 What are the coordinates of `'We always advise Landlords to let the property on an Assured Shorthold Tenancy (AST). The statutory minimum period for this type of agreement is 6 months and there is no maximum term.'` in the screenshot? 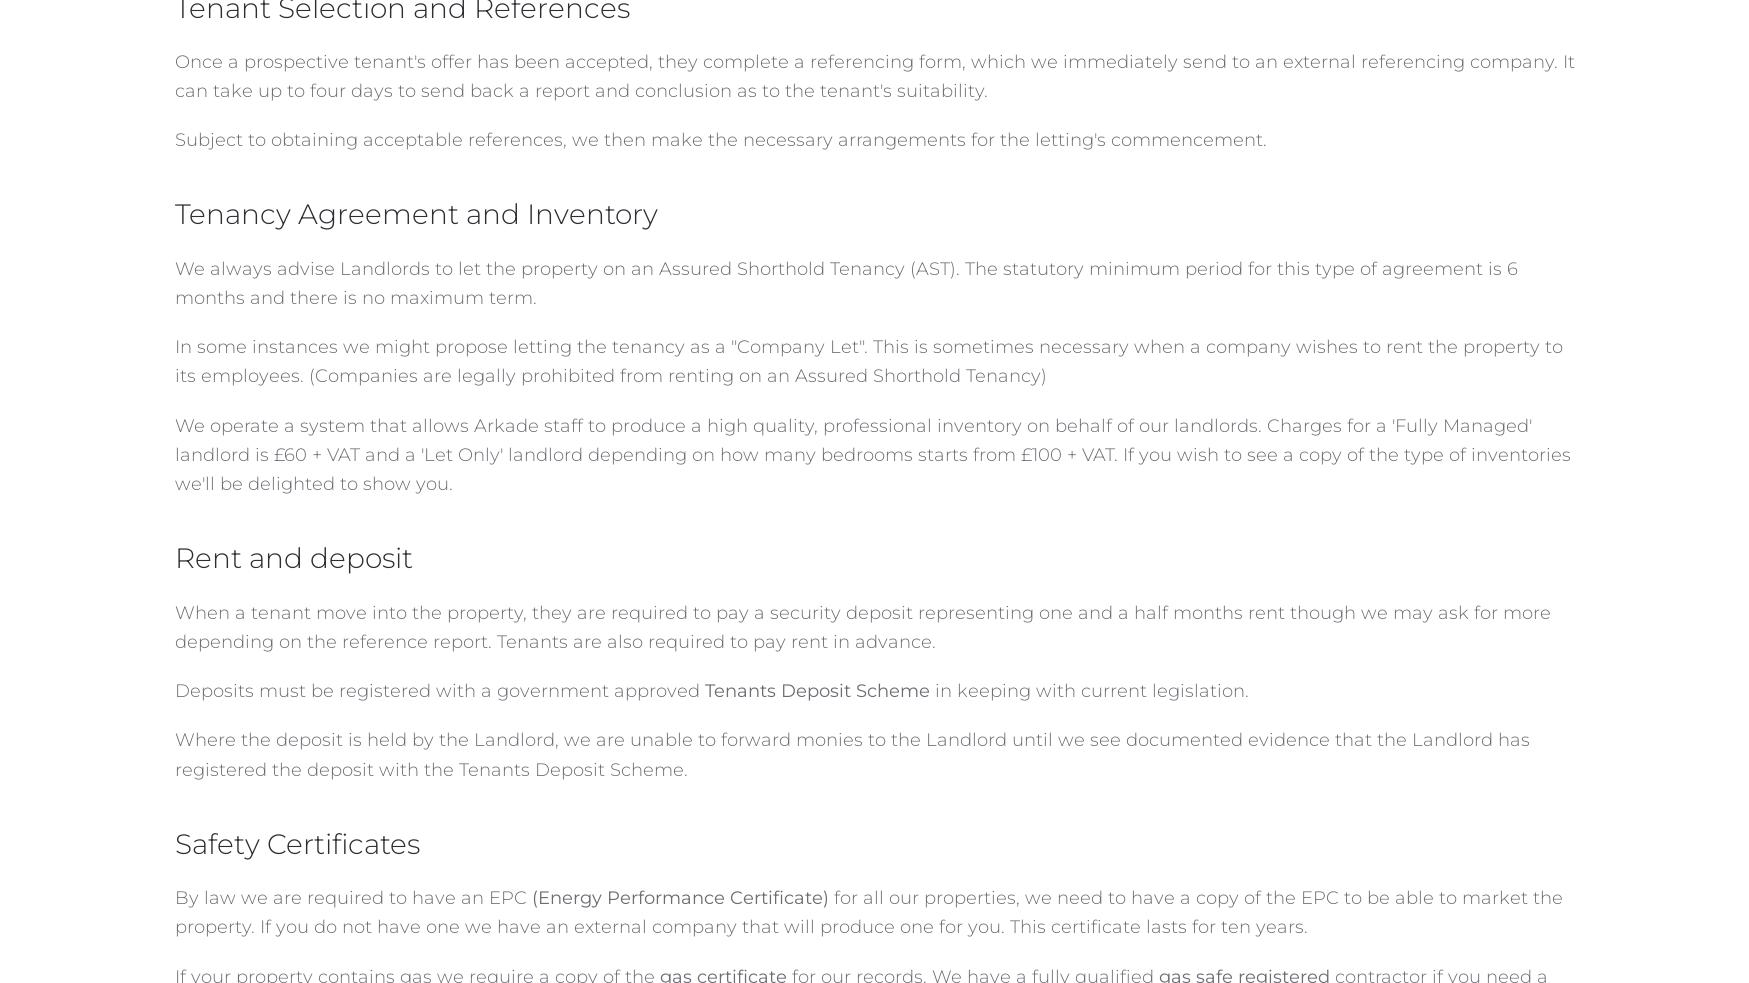 It's located at (844, 282).